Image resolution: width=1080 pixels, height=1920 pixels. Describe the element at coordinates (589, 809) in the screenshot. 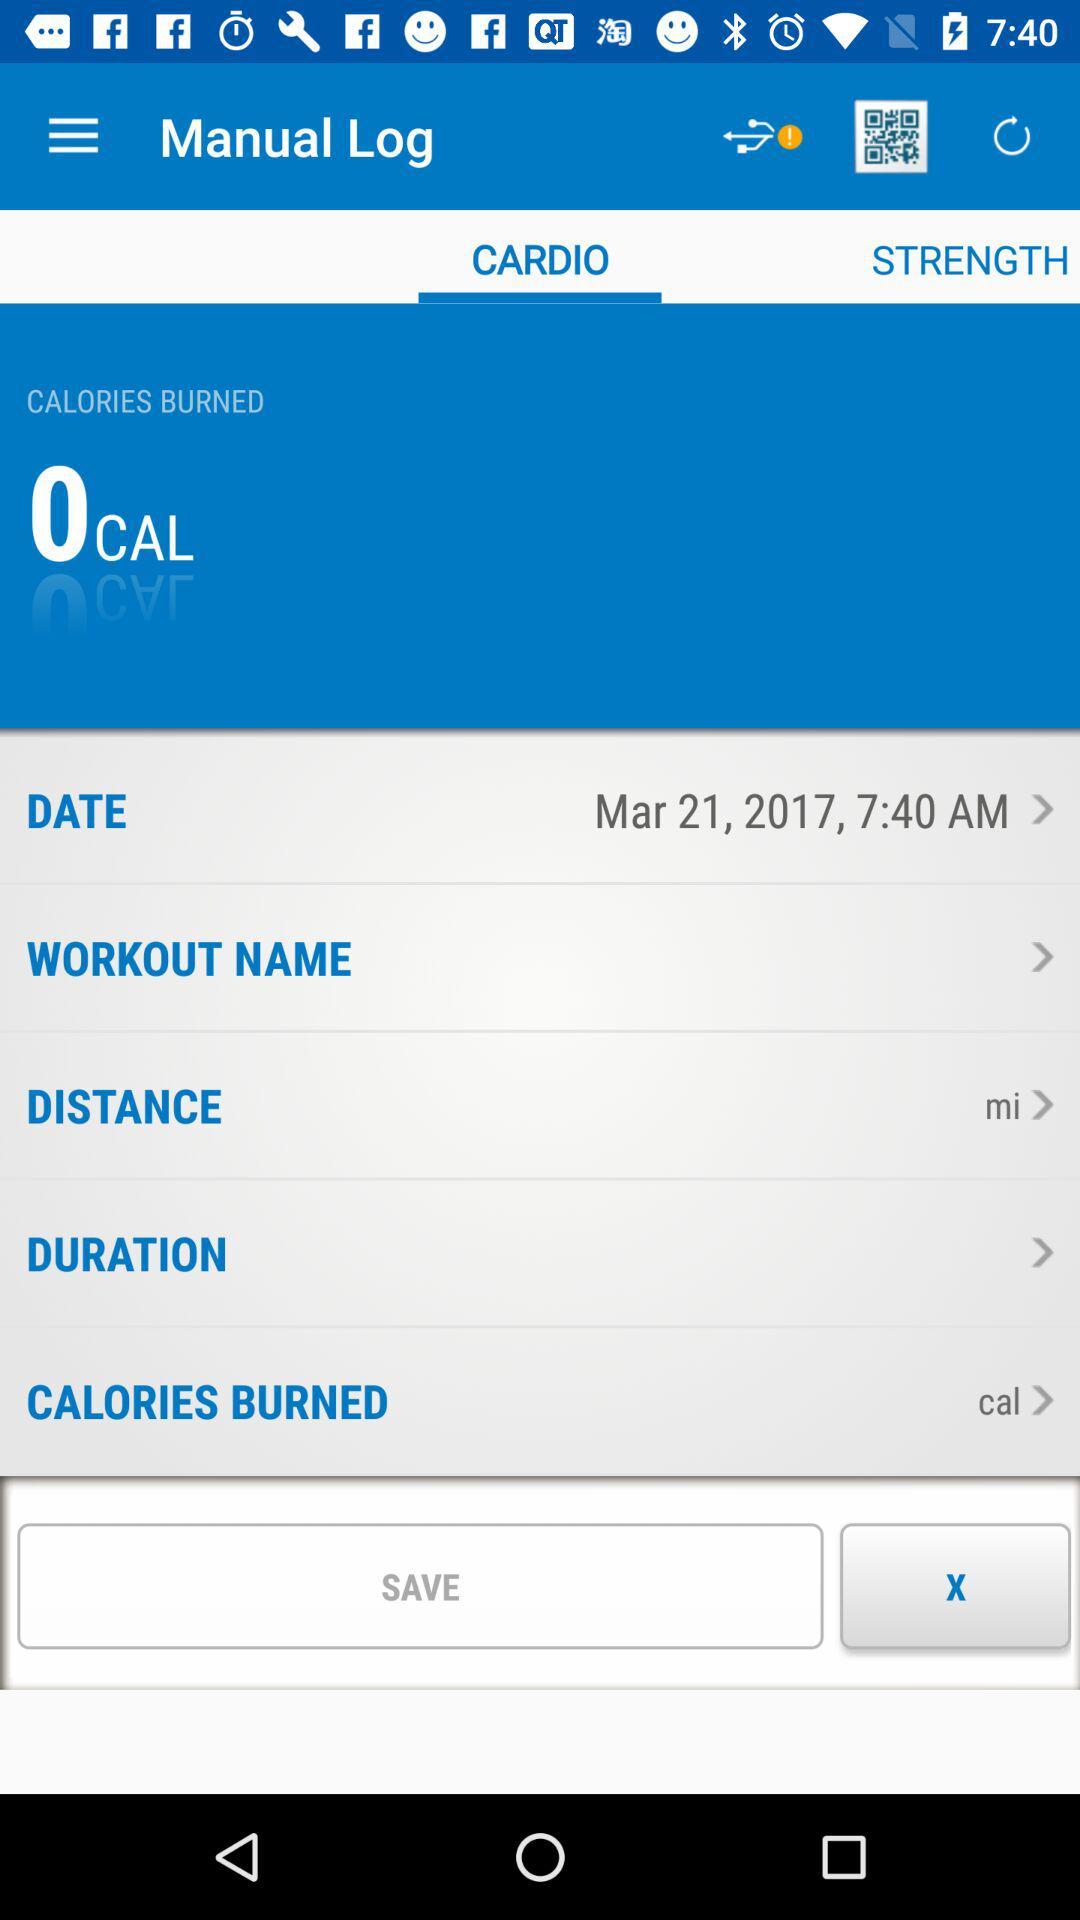

I see `mar 21 2017 item` at that location.